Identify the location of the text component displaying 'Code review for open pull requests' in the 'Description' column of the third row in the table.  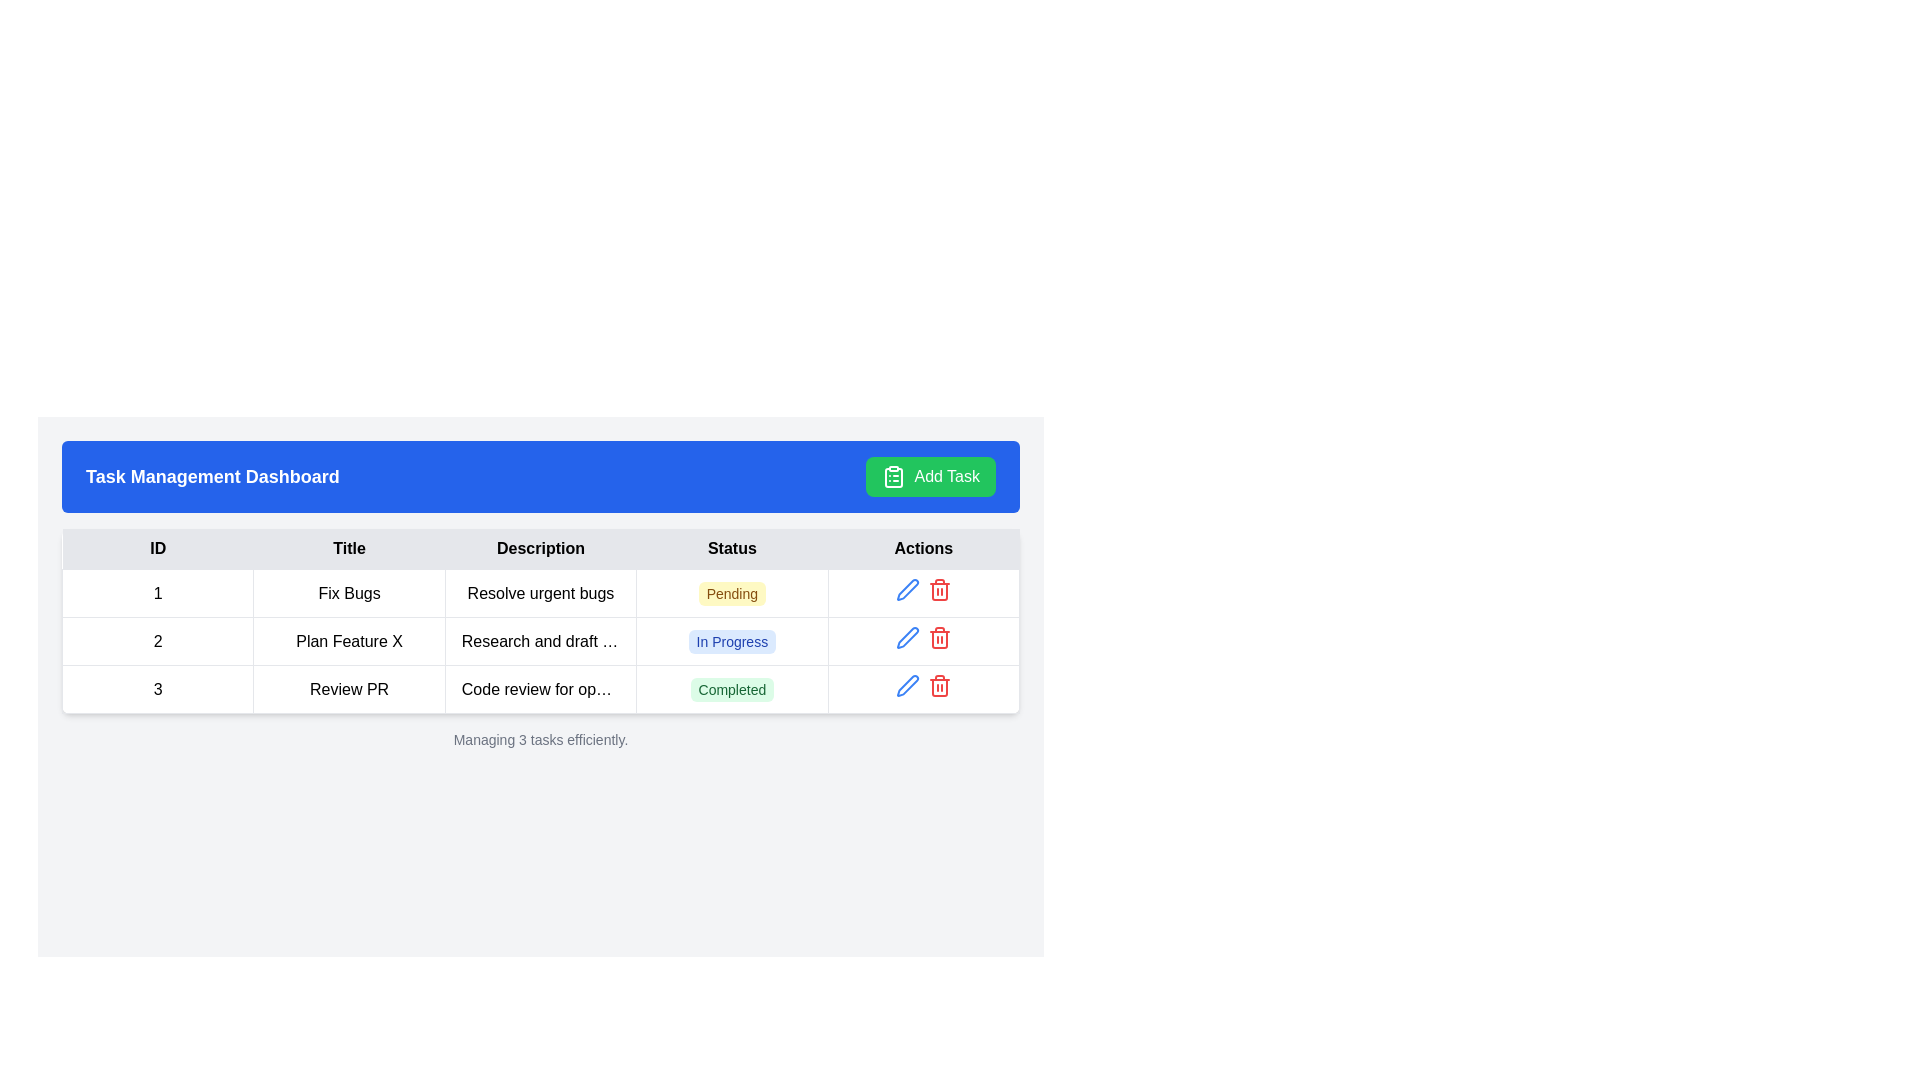
(541, 688).